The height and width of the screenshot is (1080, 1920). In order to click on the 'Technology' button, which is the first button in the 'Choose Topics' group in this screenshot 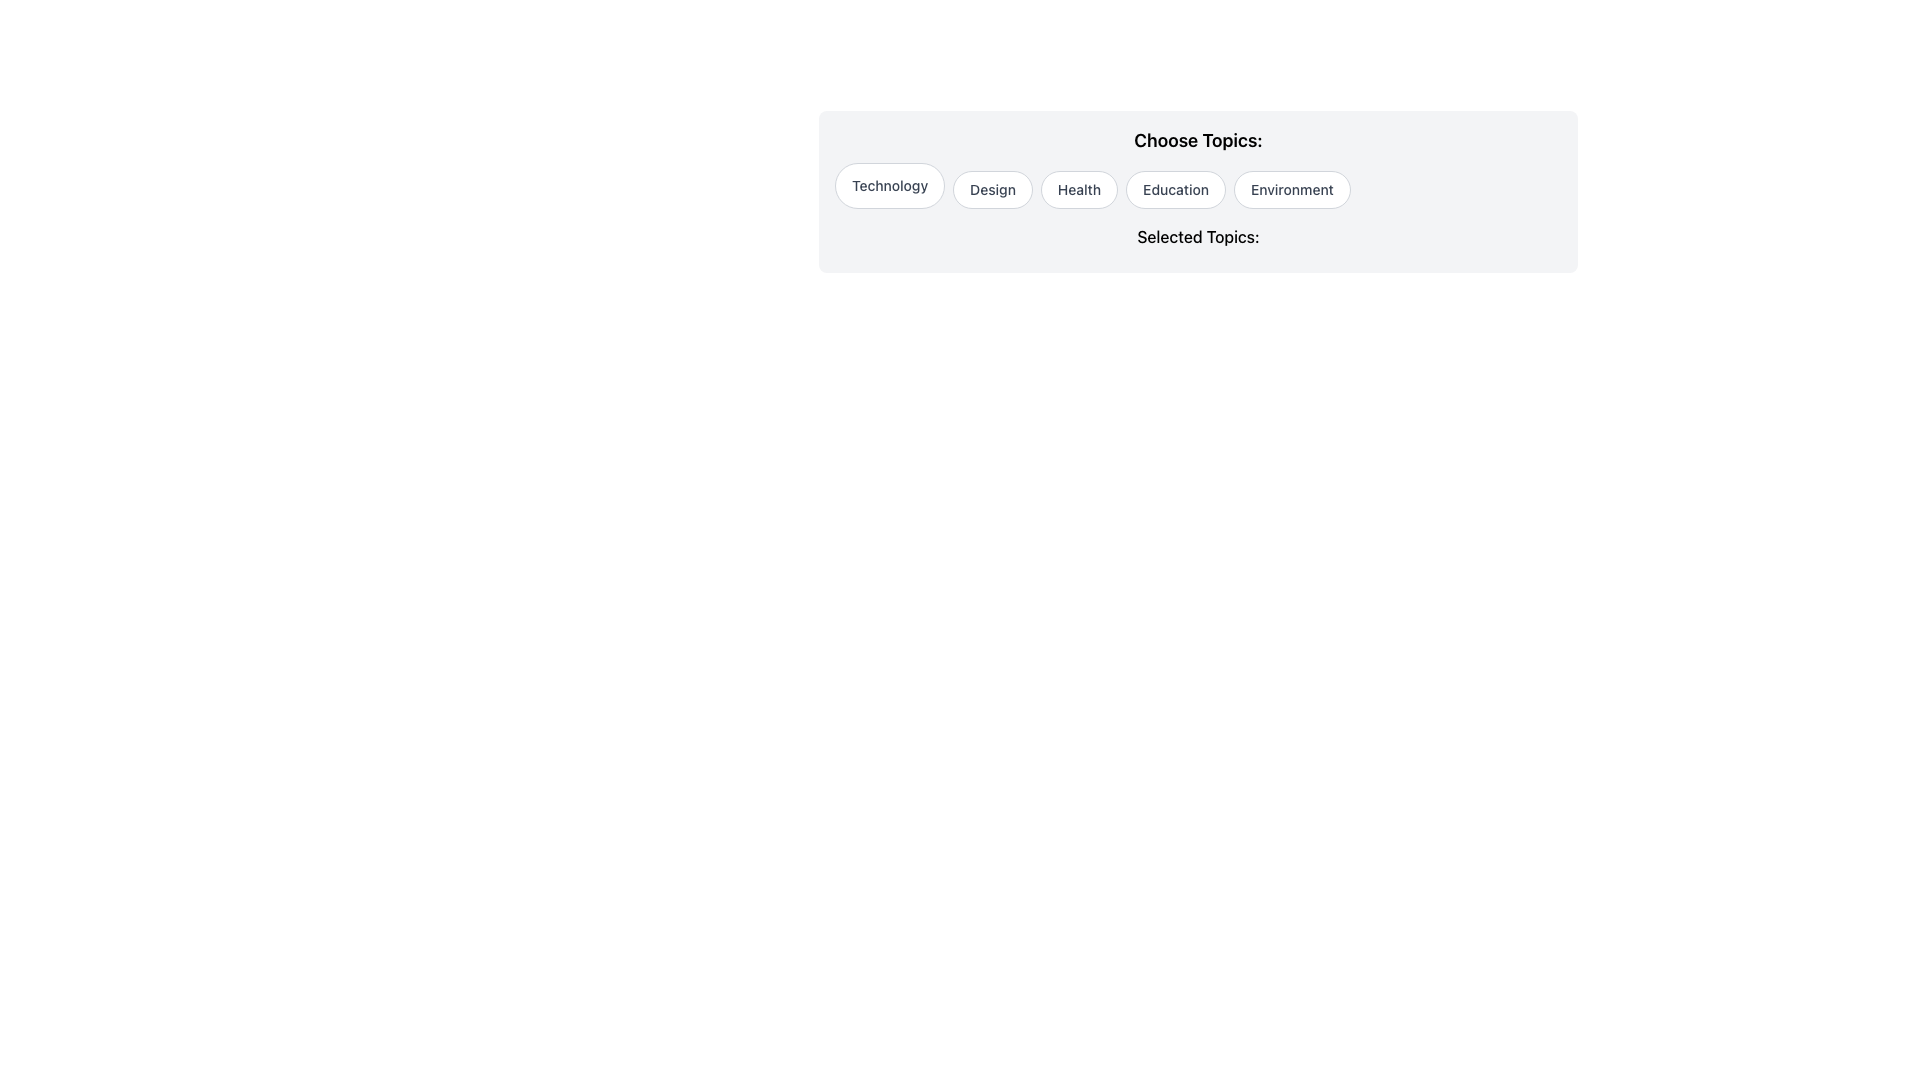, I will do `click(889, 185)`.